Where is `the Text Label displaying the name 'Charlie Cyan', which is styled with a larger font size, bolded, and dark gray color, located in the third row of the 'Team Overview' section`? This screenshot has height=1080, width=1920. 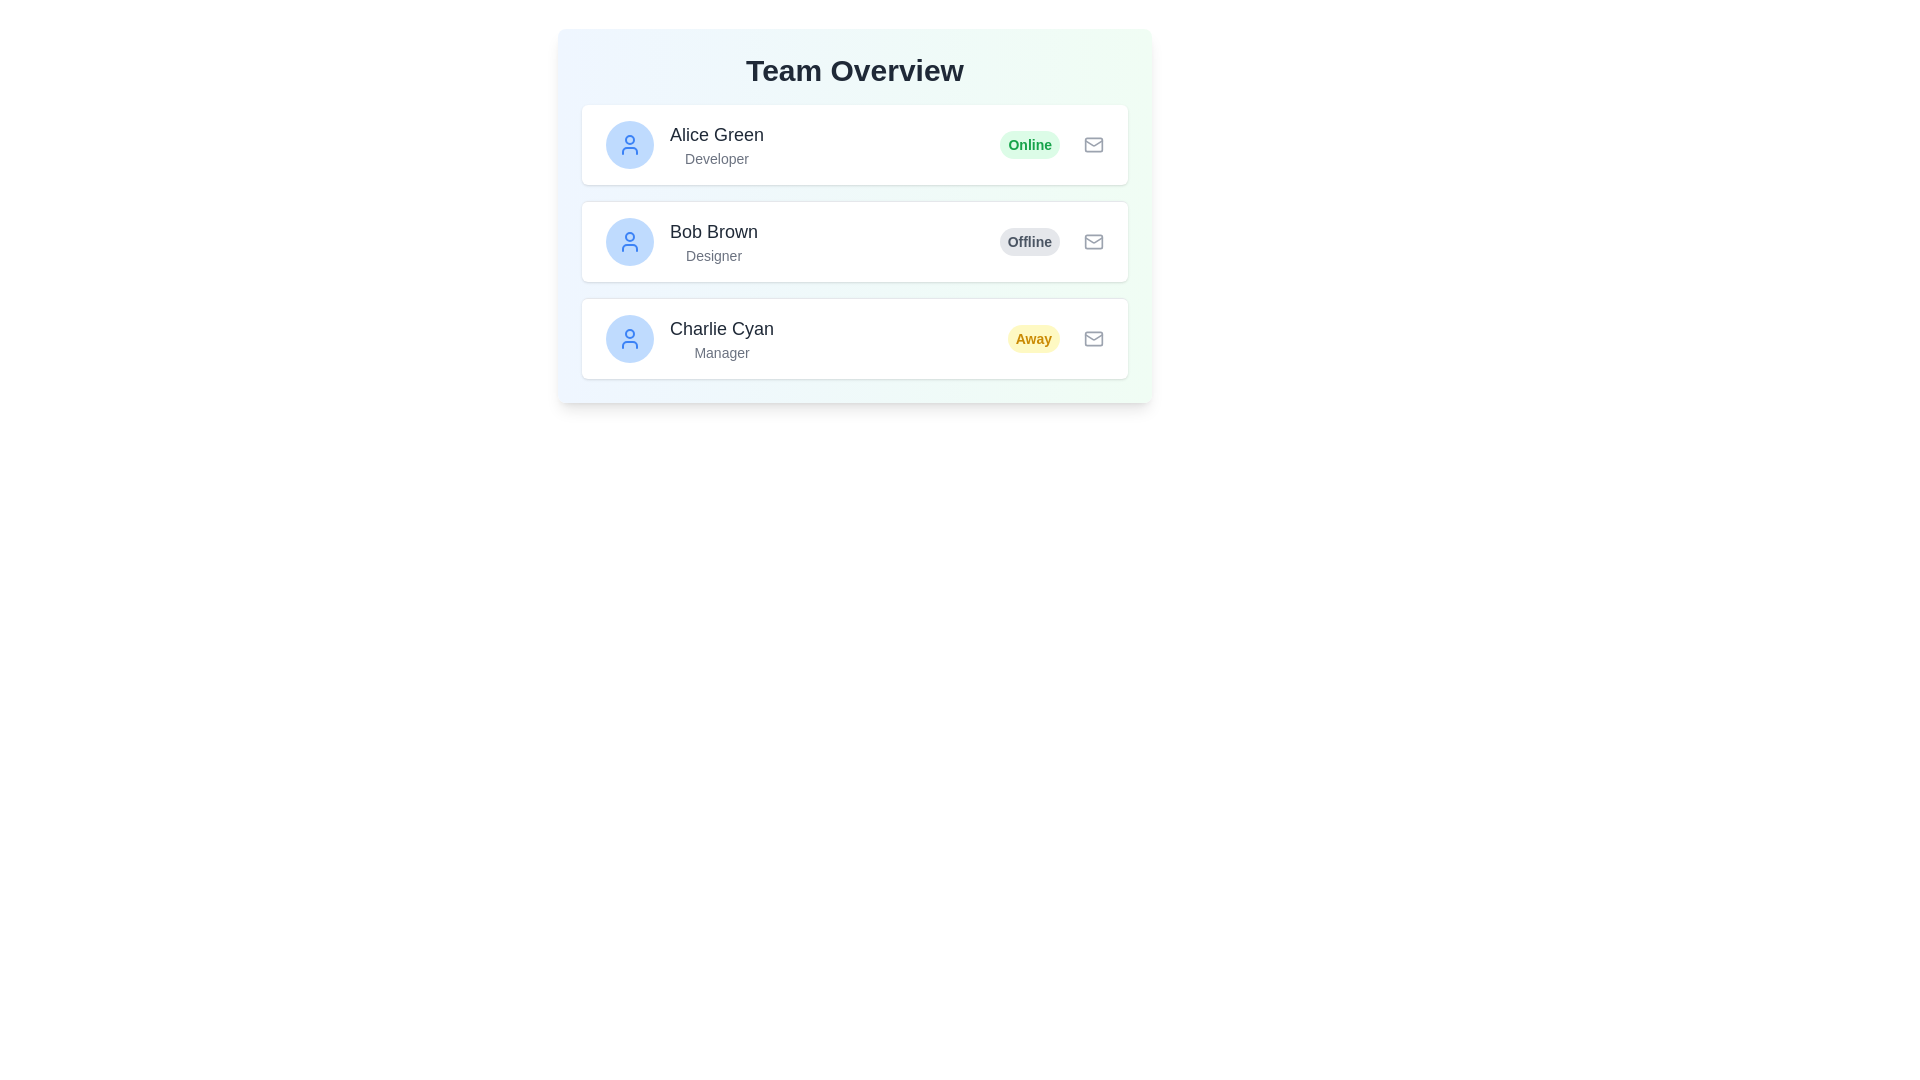 the Text Label displaying the name 'Charlie Cyan', which is styled with a larger font size, bolded, and dark gray color, located in the third row of the 'Team Overview' section is located at coordinates (721, 327).